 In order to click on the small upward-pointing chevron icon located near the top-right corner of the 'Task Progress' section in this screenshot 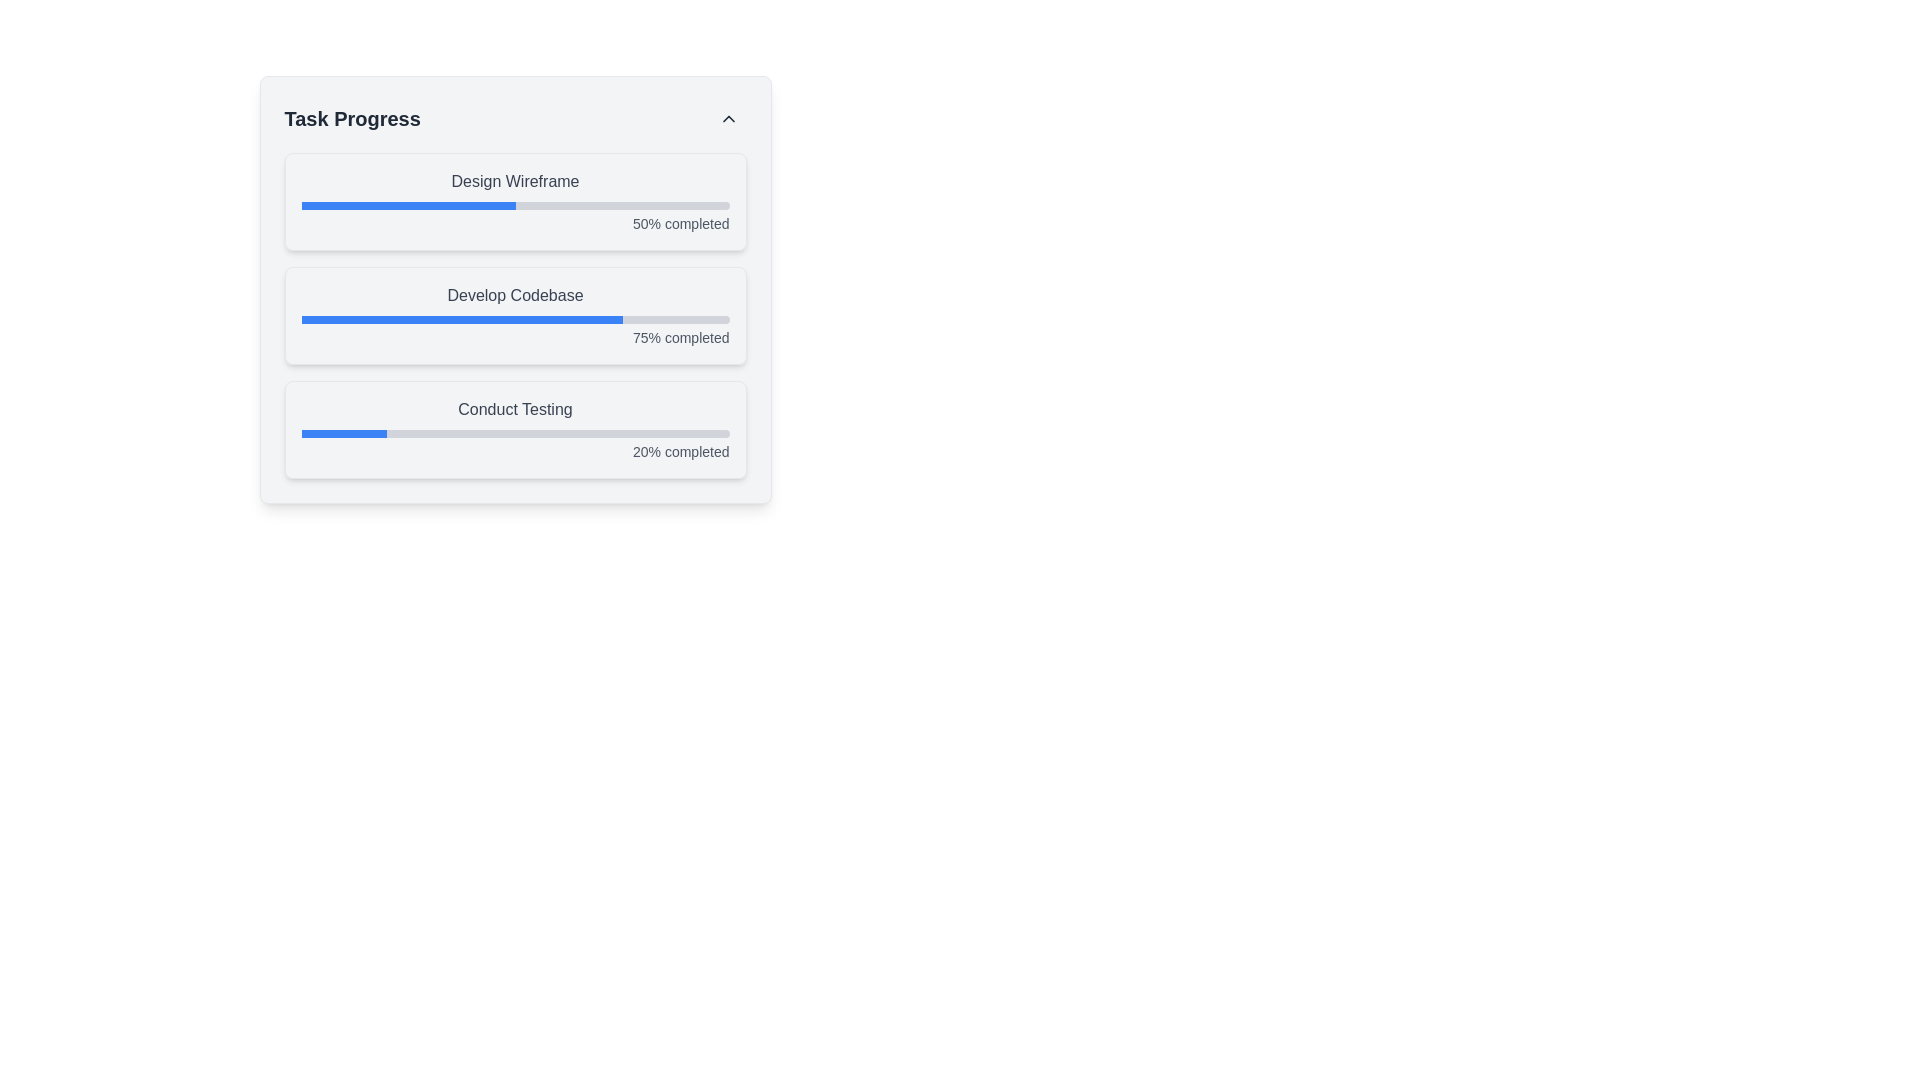, I will do `click(727, 119)`.